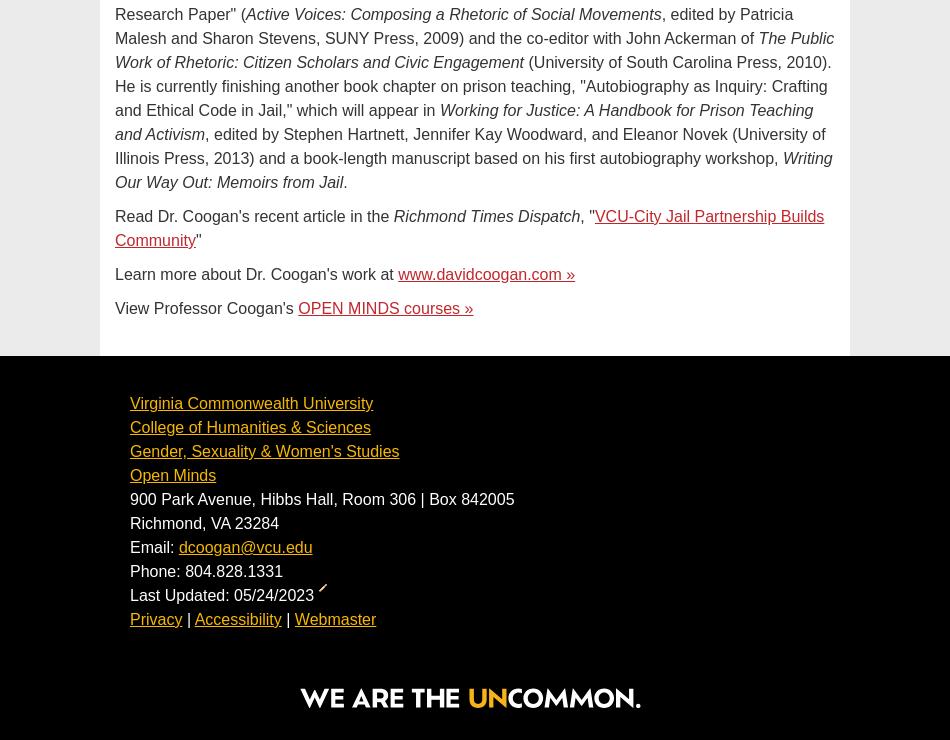  I want to click on 'Gender, Sexuality & Women's Studies', so click(263, 450).